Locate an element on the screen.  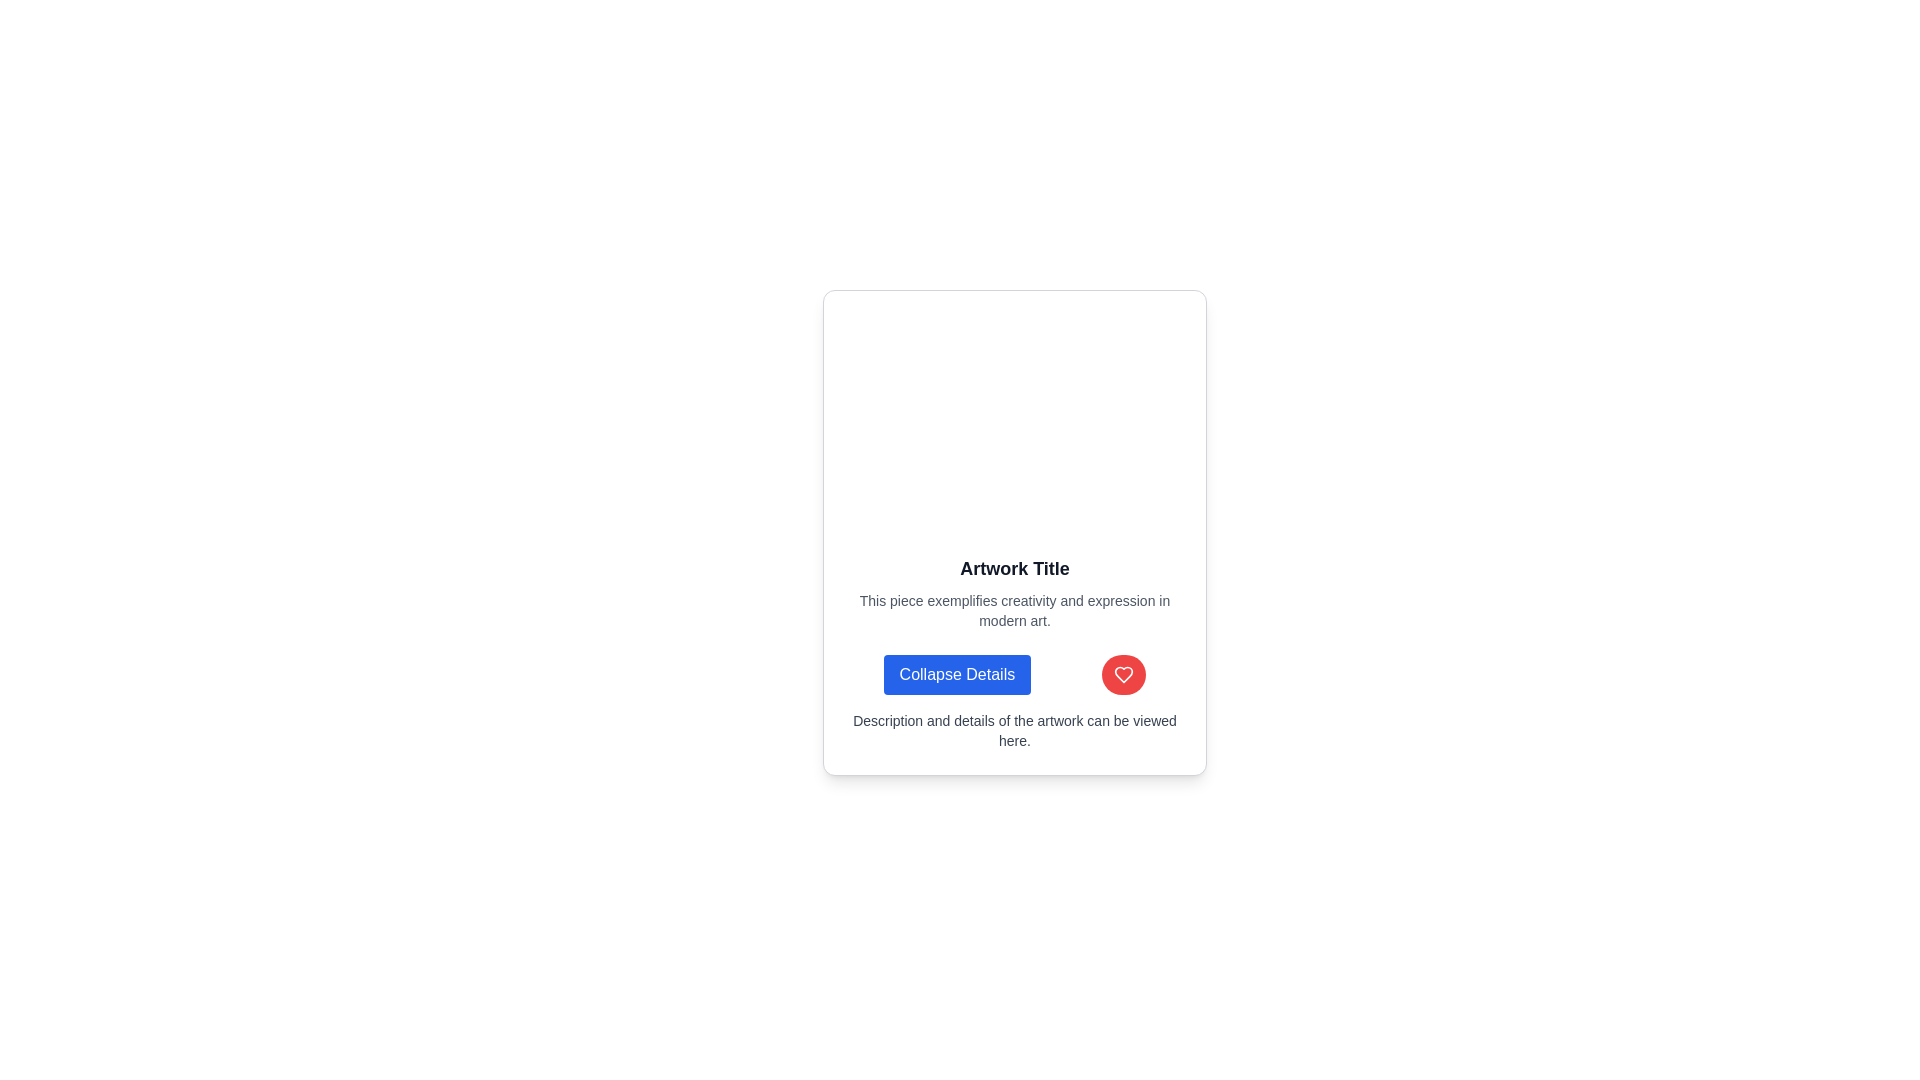
the red heart icon located at the bottom right of the card interface is located at coordinates (1124, 675).